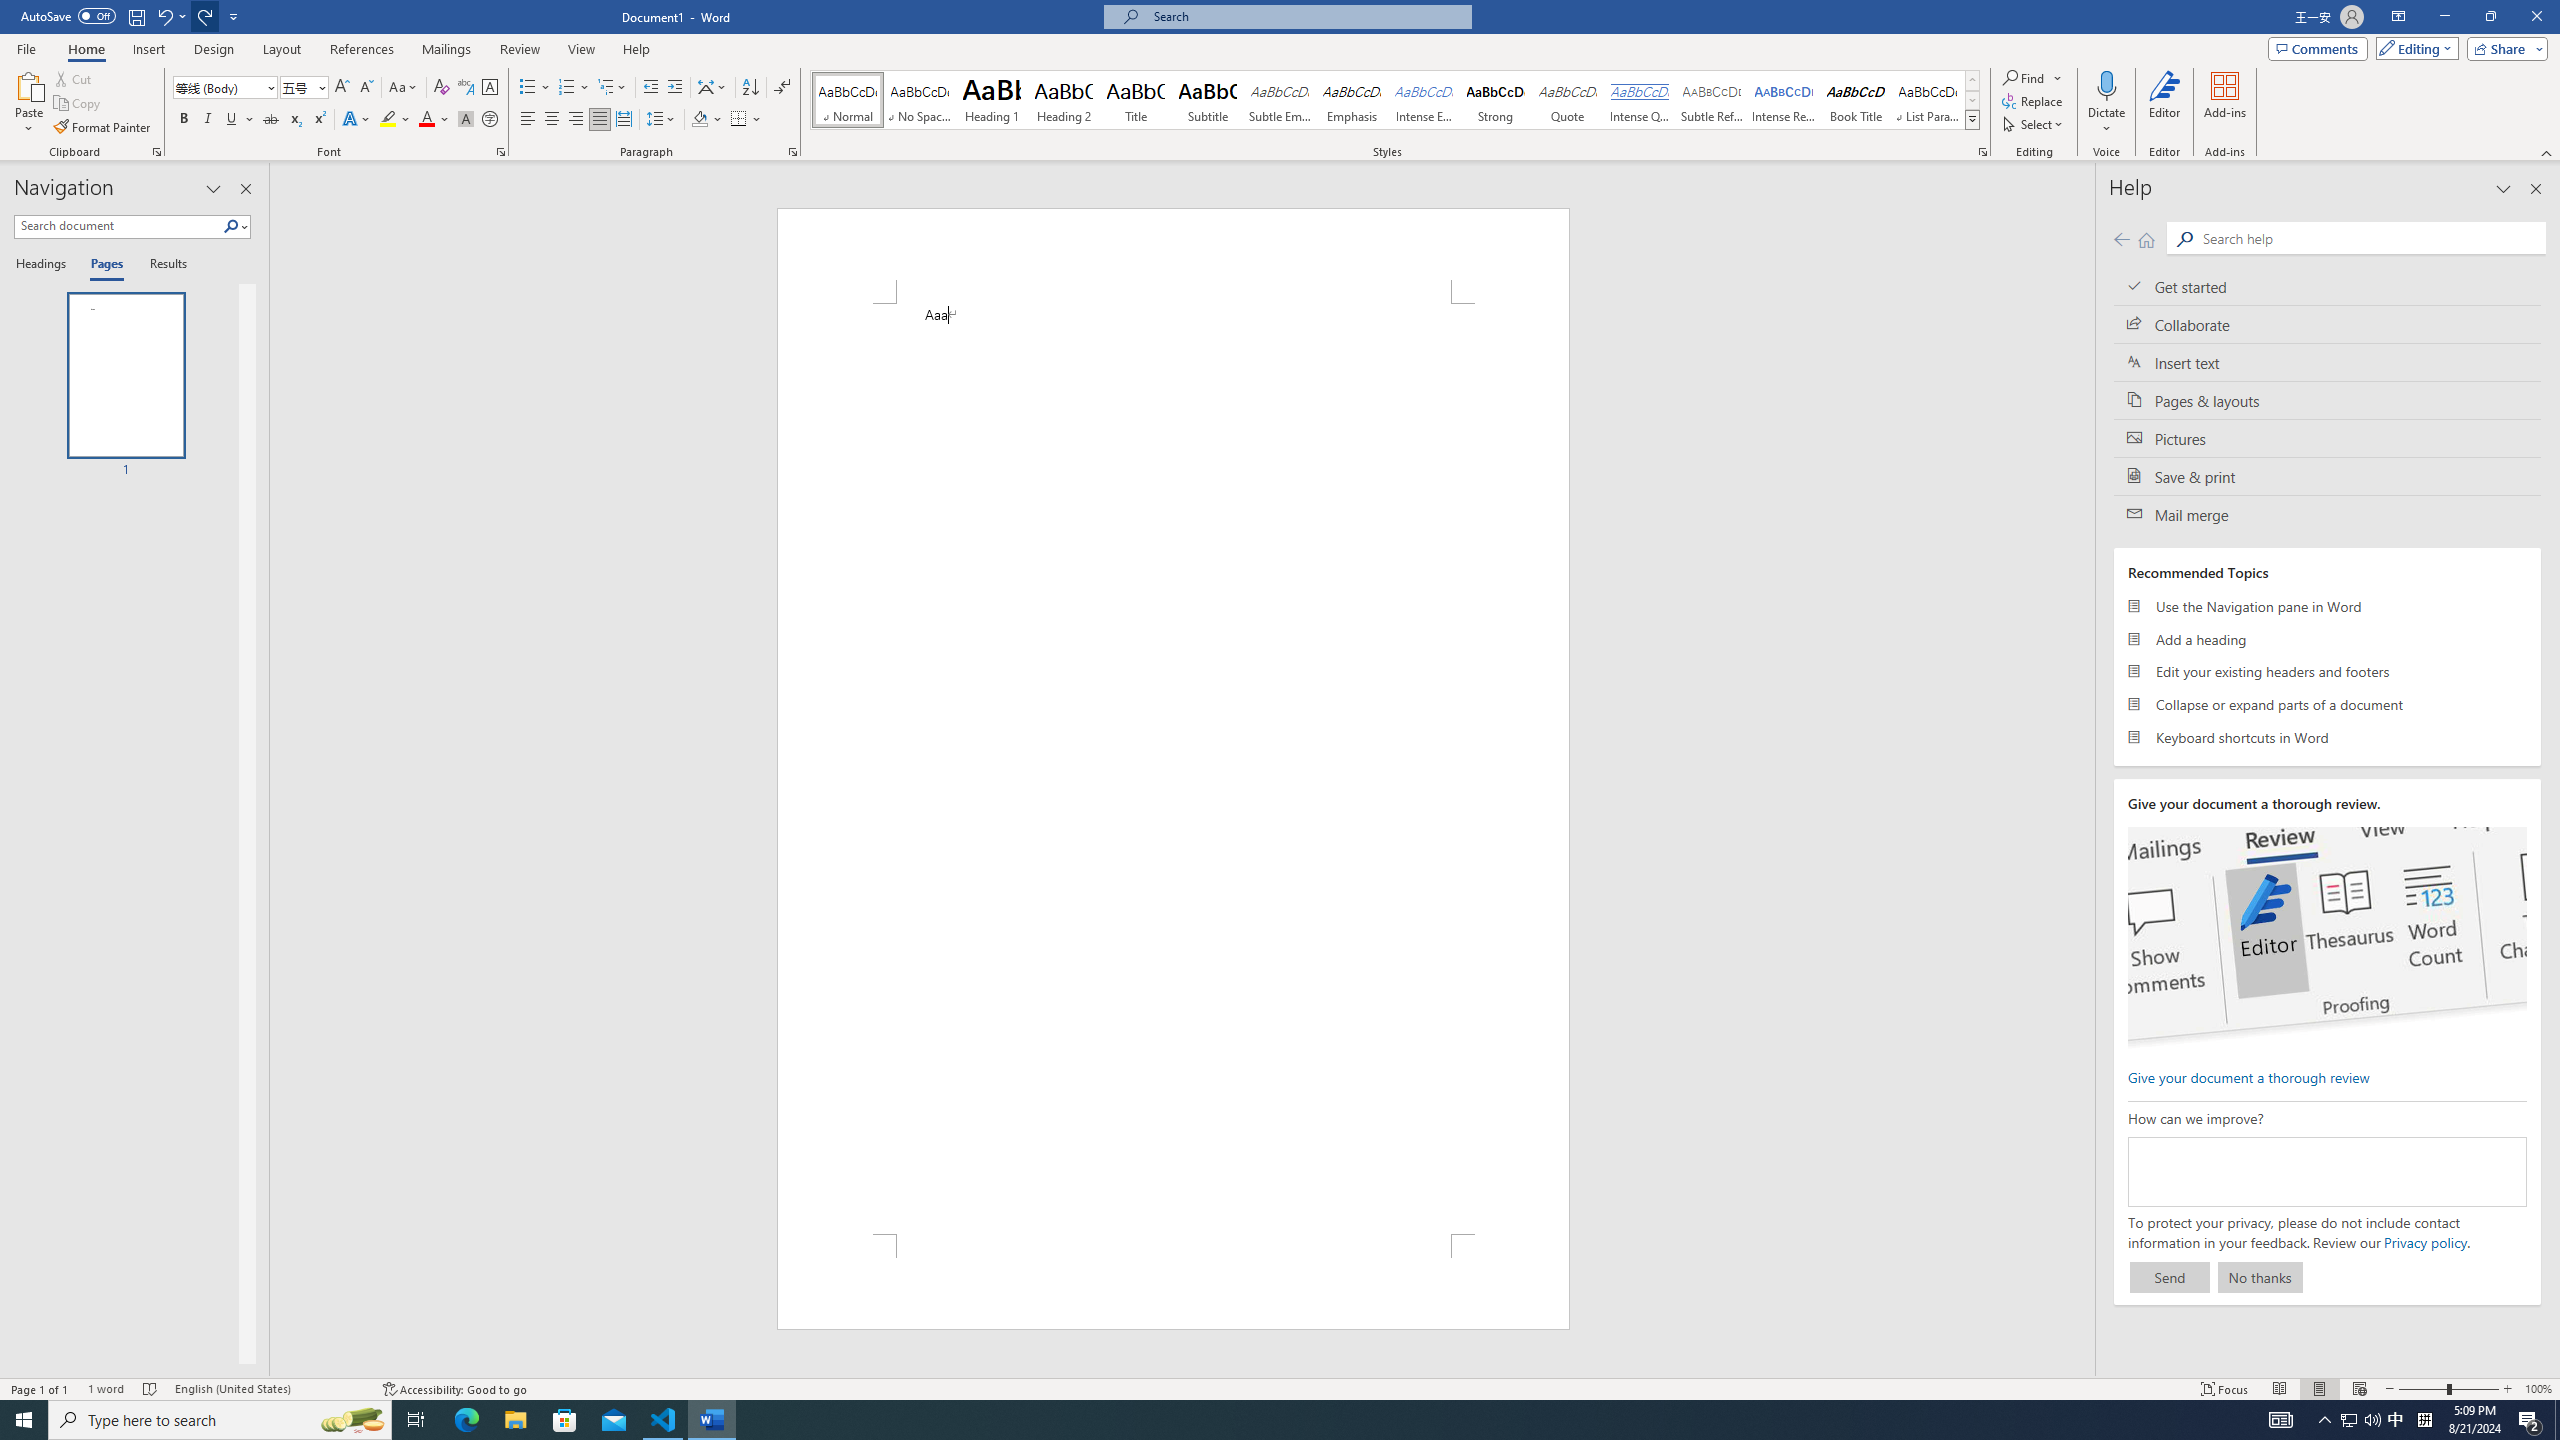 The width and height of the screenshot is (2560, 1440). What do you see at coordinates (782, 87) in the screenshot?
I see `'Show/Hide Editing Marks'` at bounding box center [782, 87].